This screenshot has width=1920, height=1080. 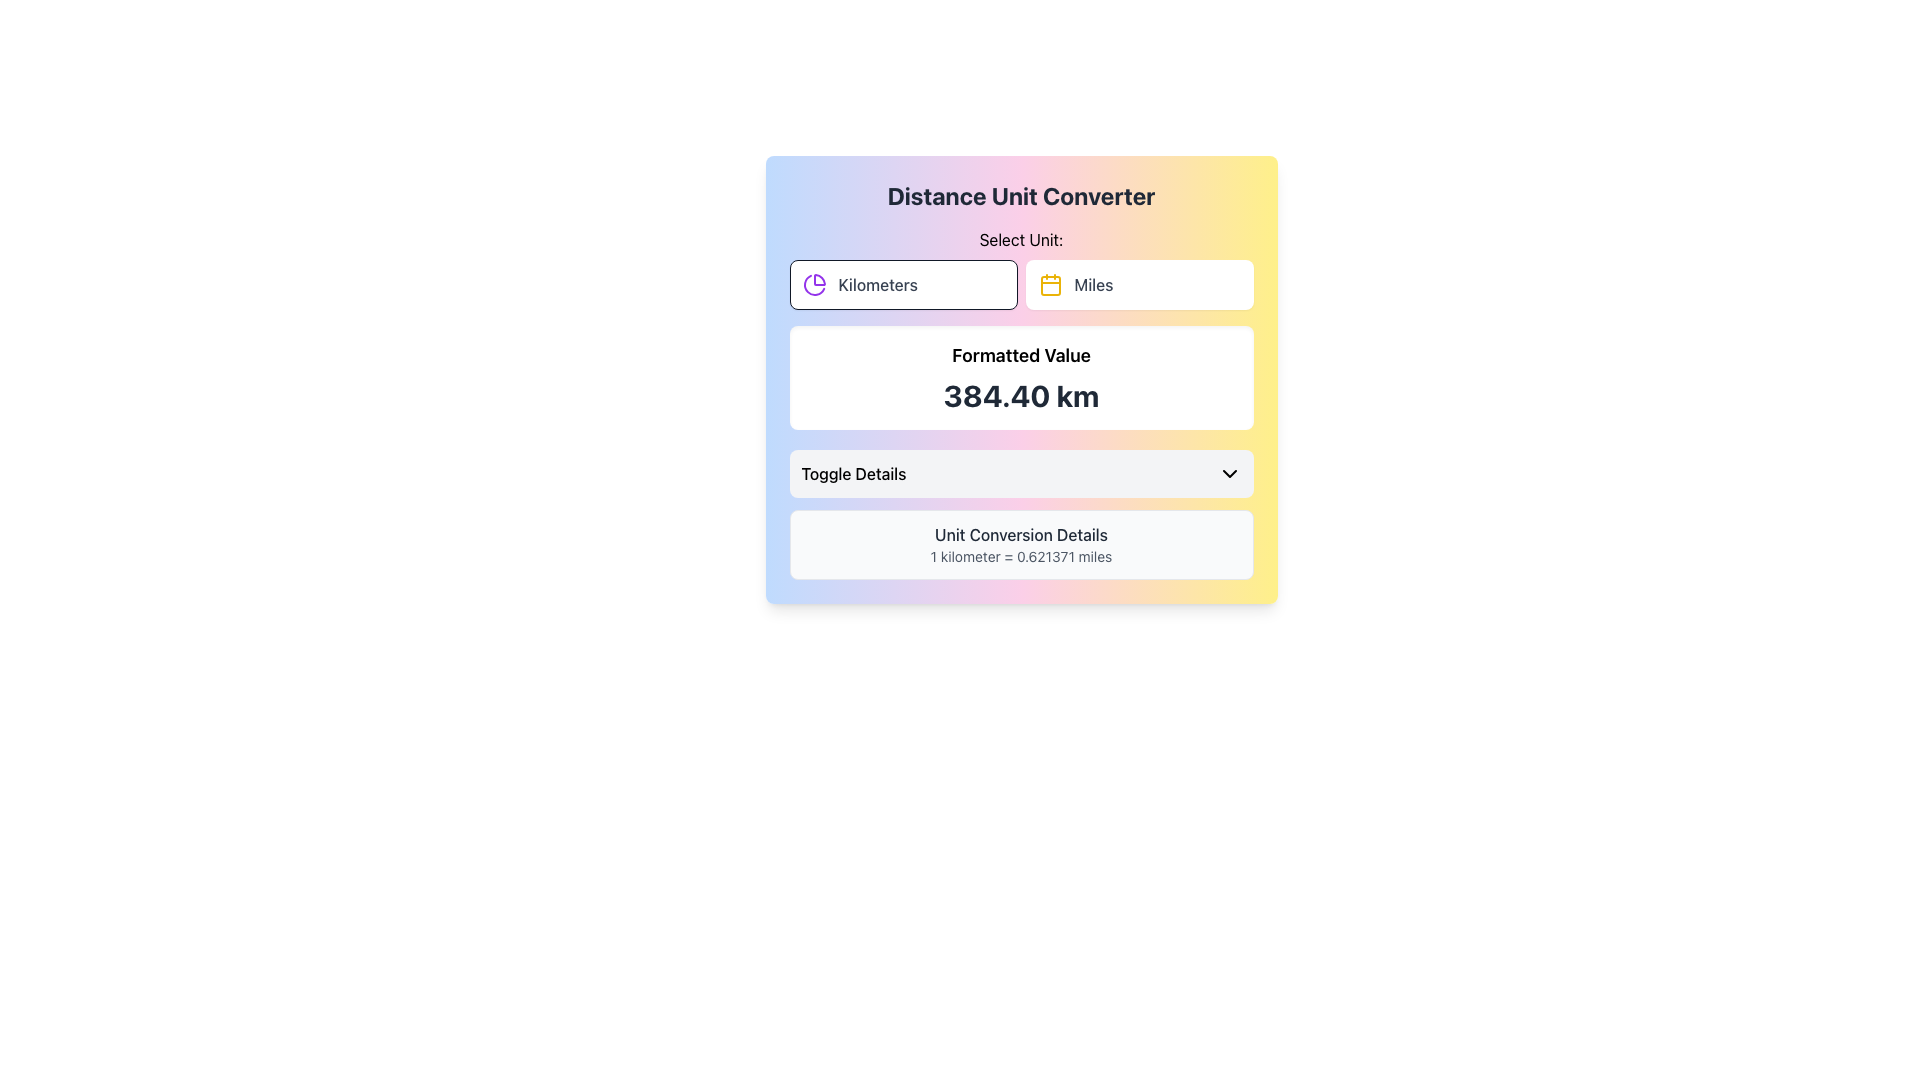 I want to click on text label that says 'Formatted Value', which is positioned above the bold numerical value '384.40 km' in a card-like section, so click(x=1021, y=354).